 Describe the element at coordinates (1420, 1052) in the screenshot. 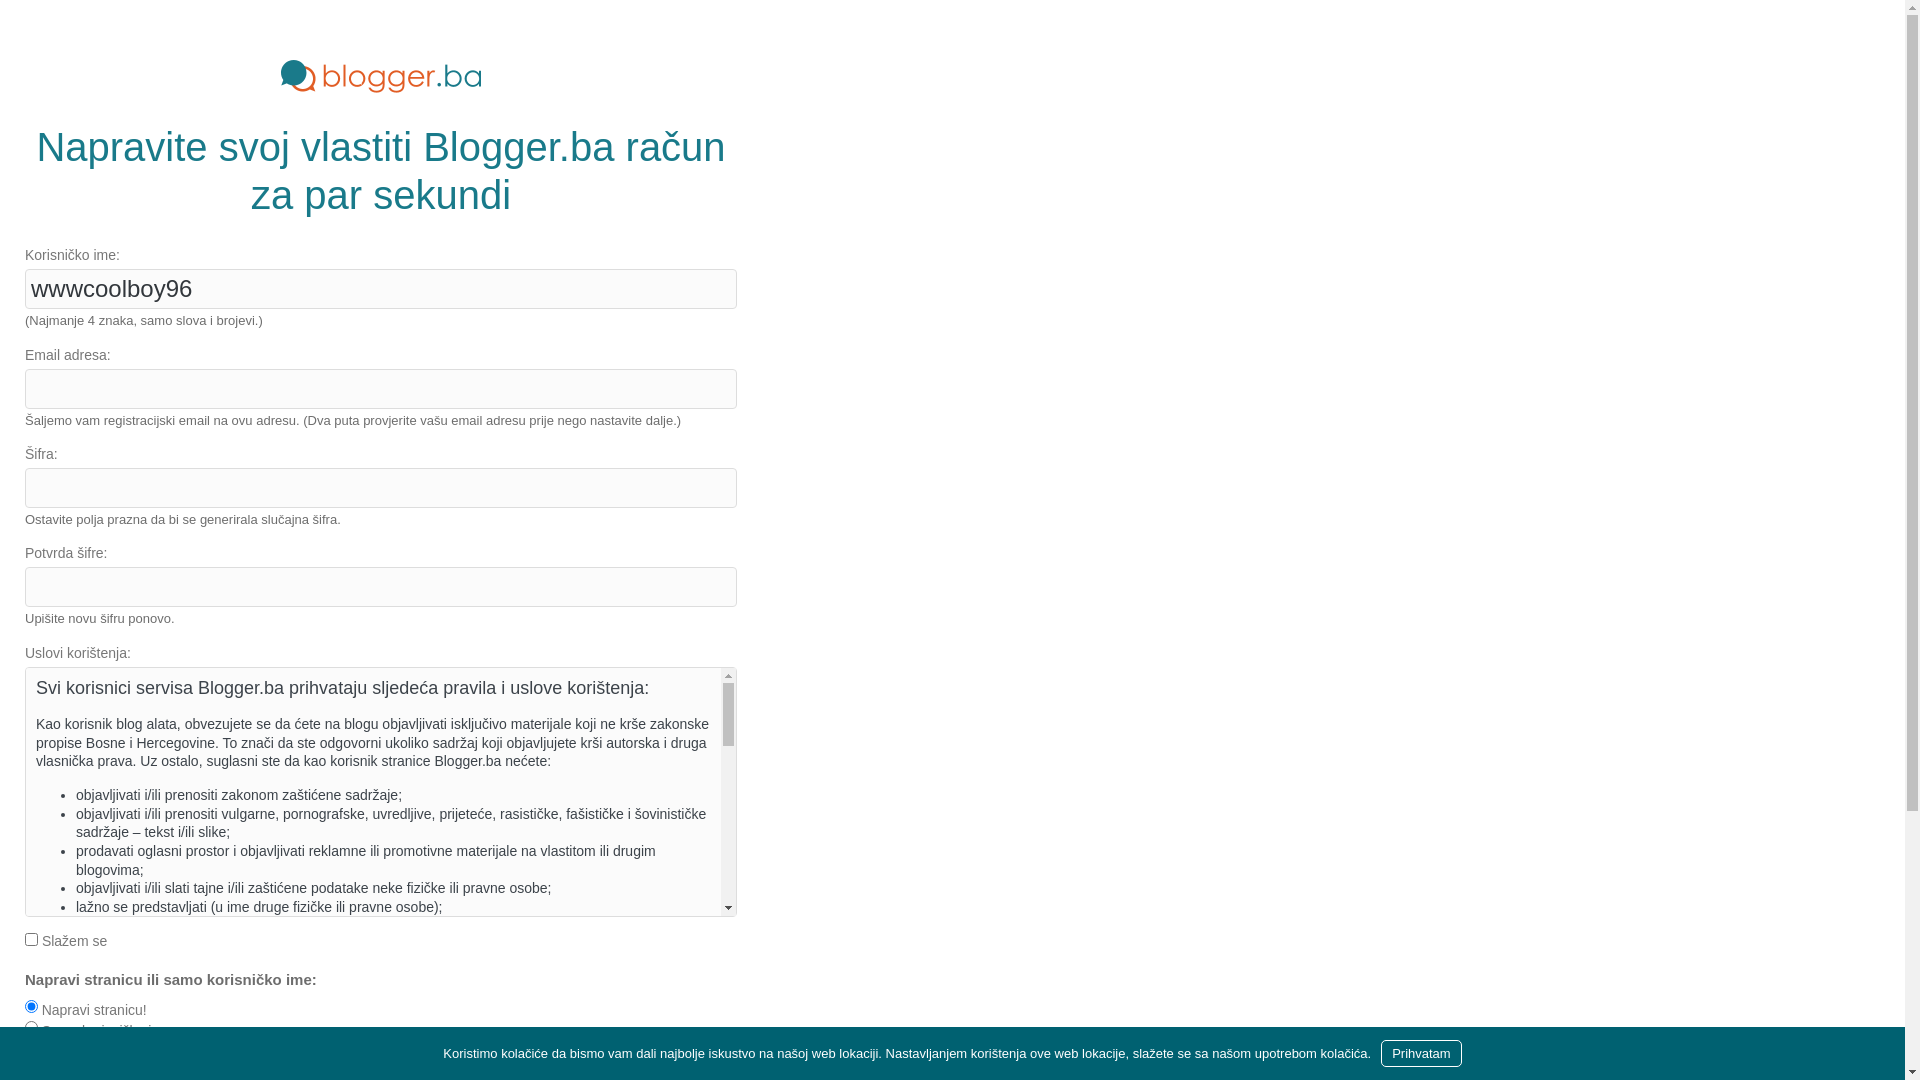

I see `'Prihvatam'` at that location.